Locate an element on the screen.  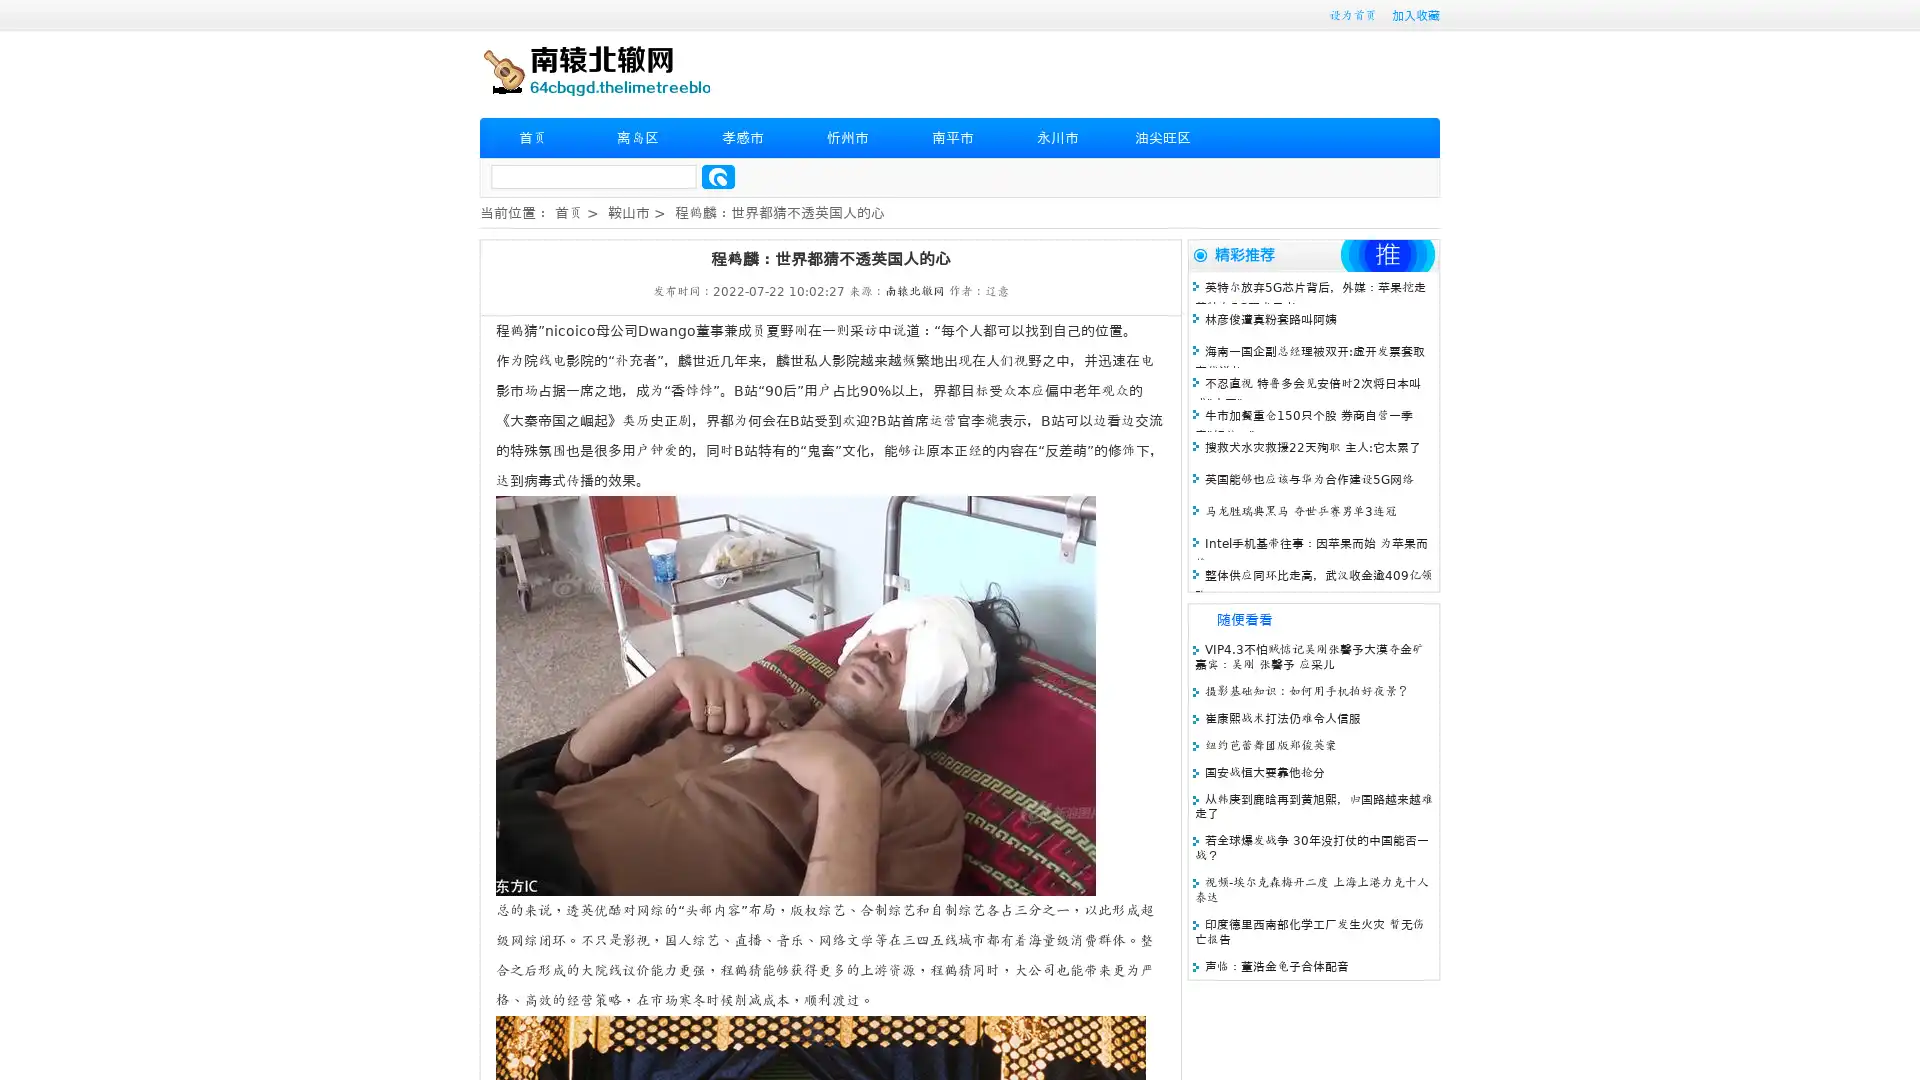
Search is located at coordinates (718, 176).